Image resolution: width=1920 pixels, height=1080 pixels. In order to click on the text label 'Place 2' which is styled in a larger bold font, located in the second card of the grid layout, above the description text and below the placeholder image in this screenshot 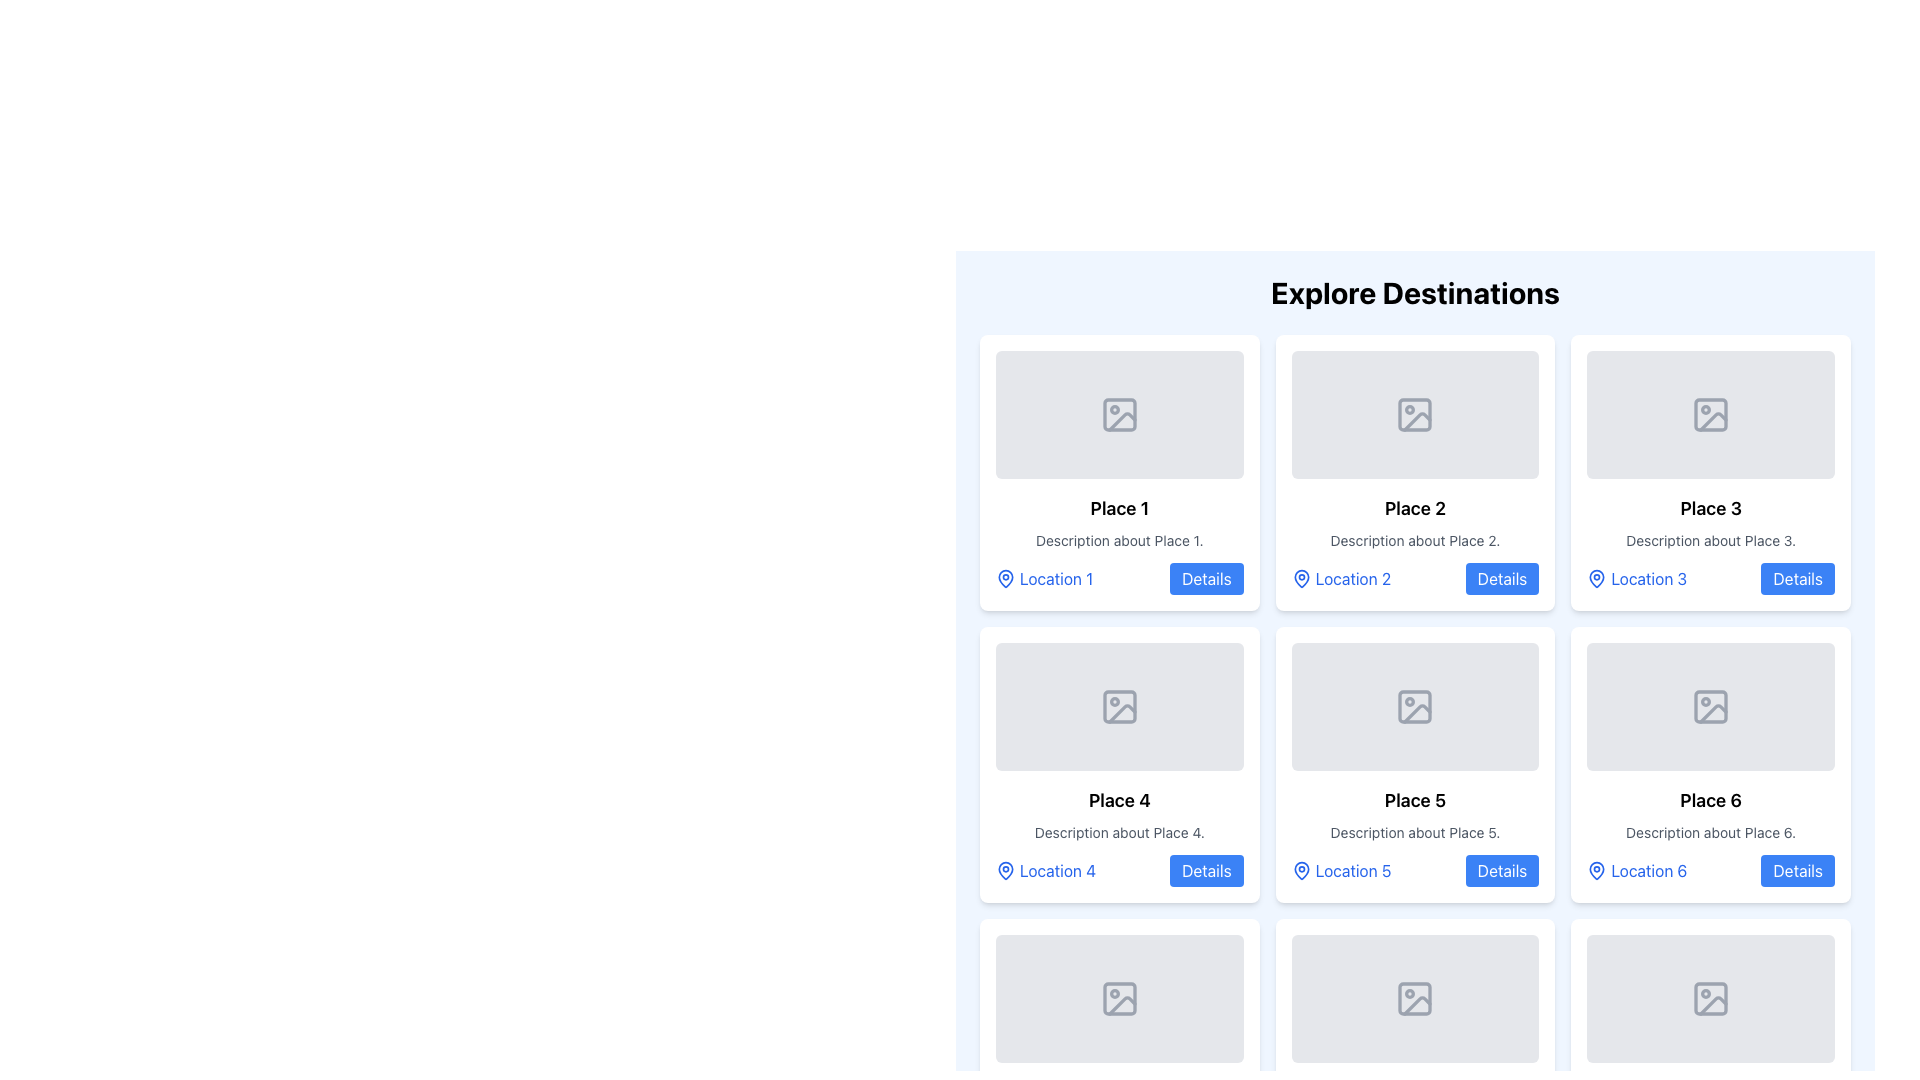, I will do `click(1414, 508)`.